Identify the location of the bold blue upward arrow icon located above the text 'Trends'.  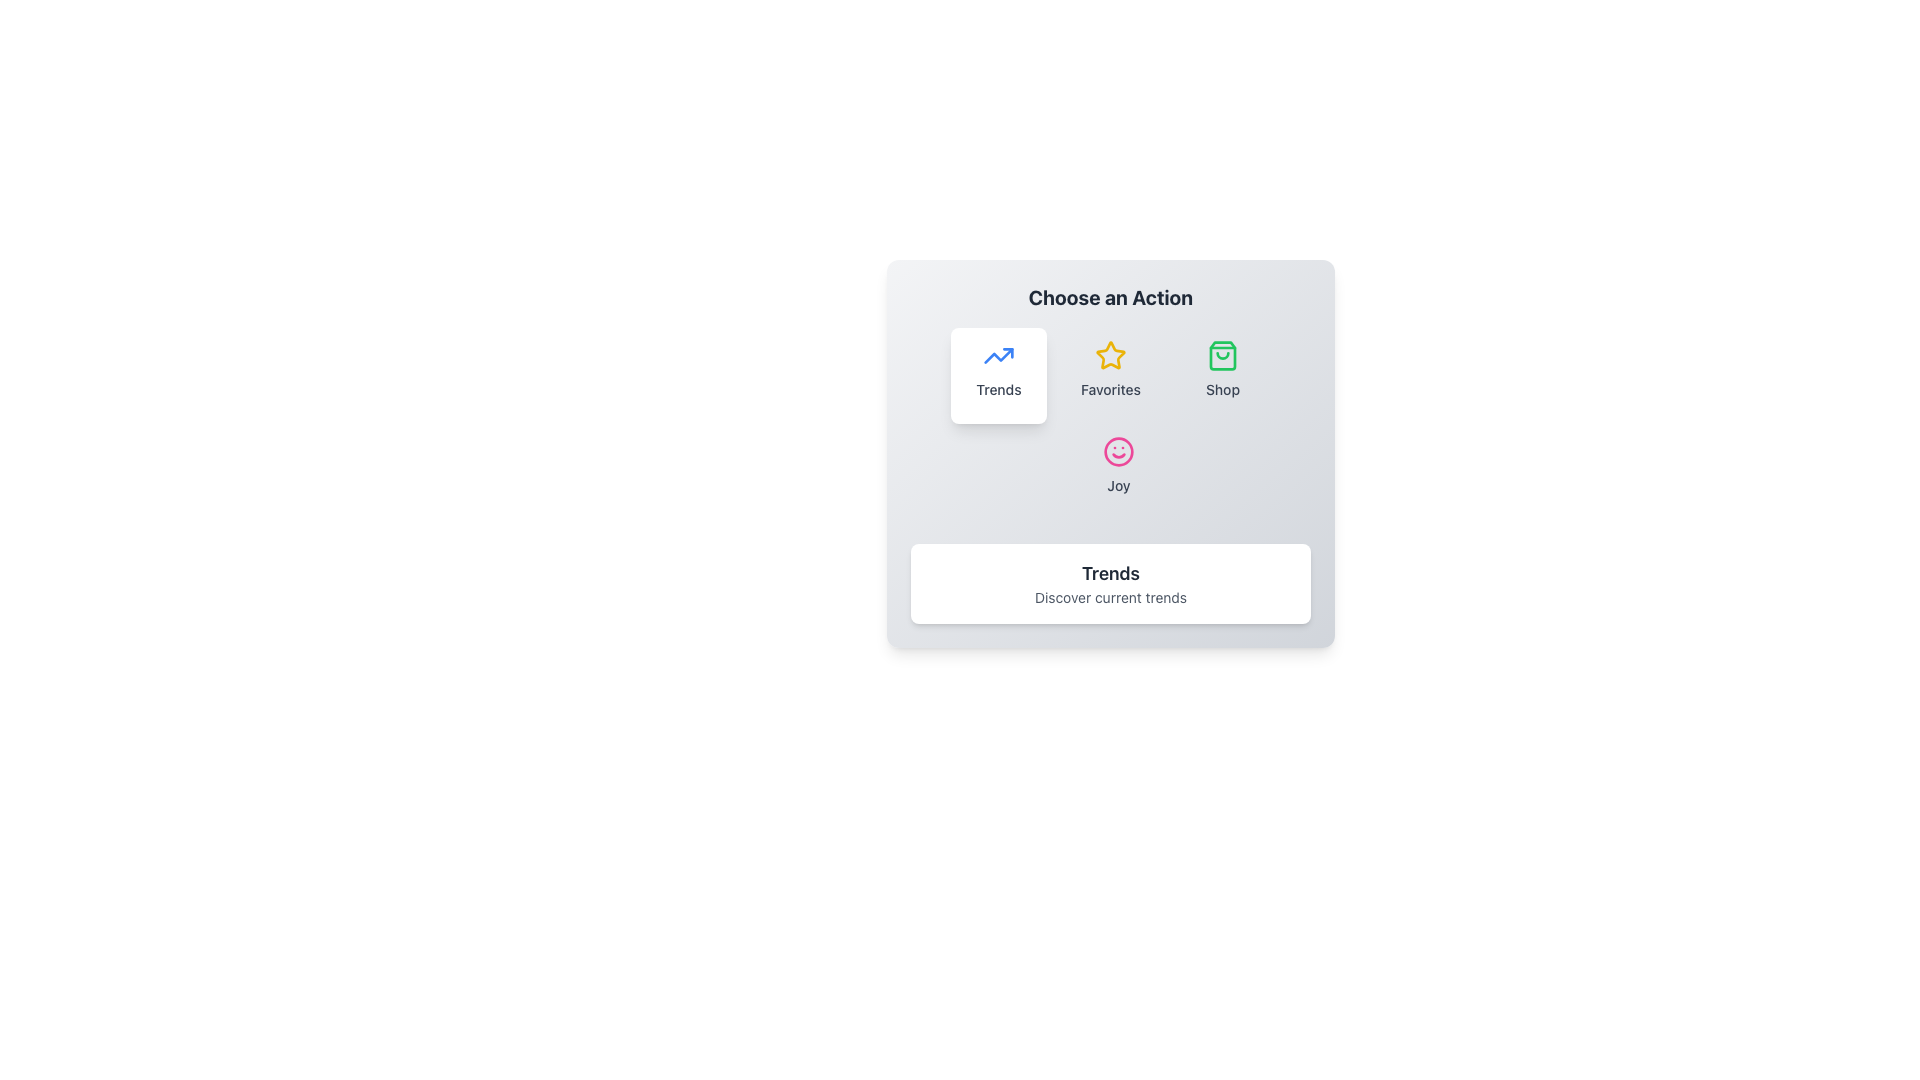
(998, 354).